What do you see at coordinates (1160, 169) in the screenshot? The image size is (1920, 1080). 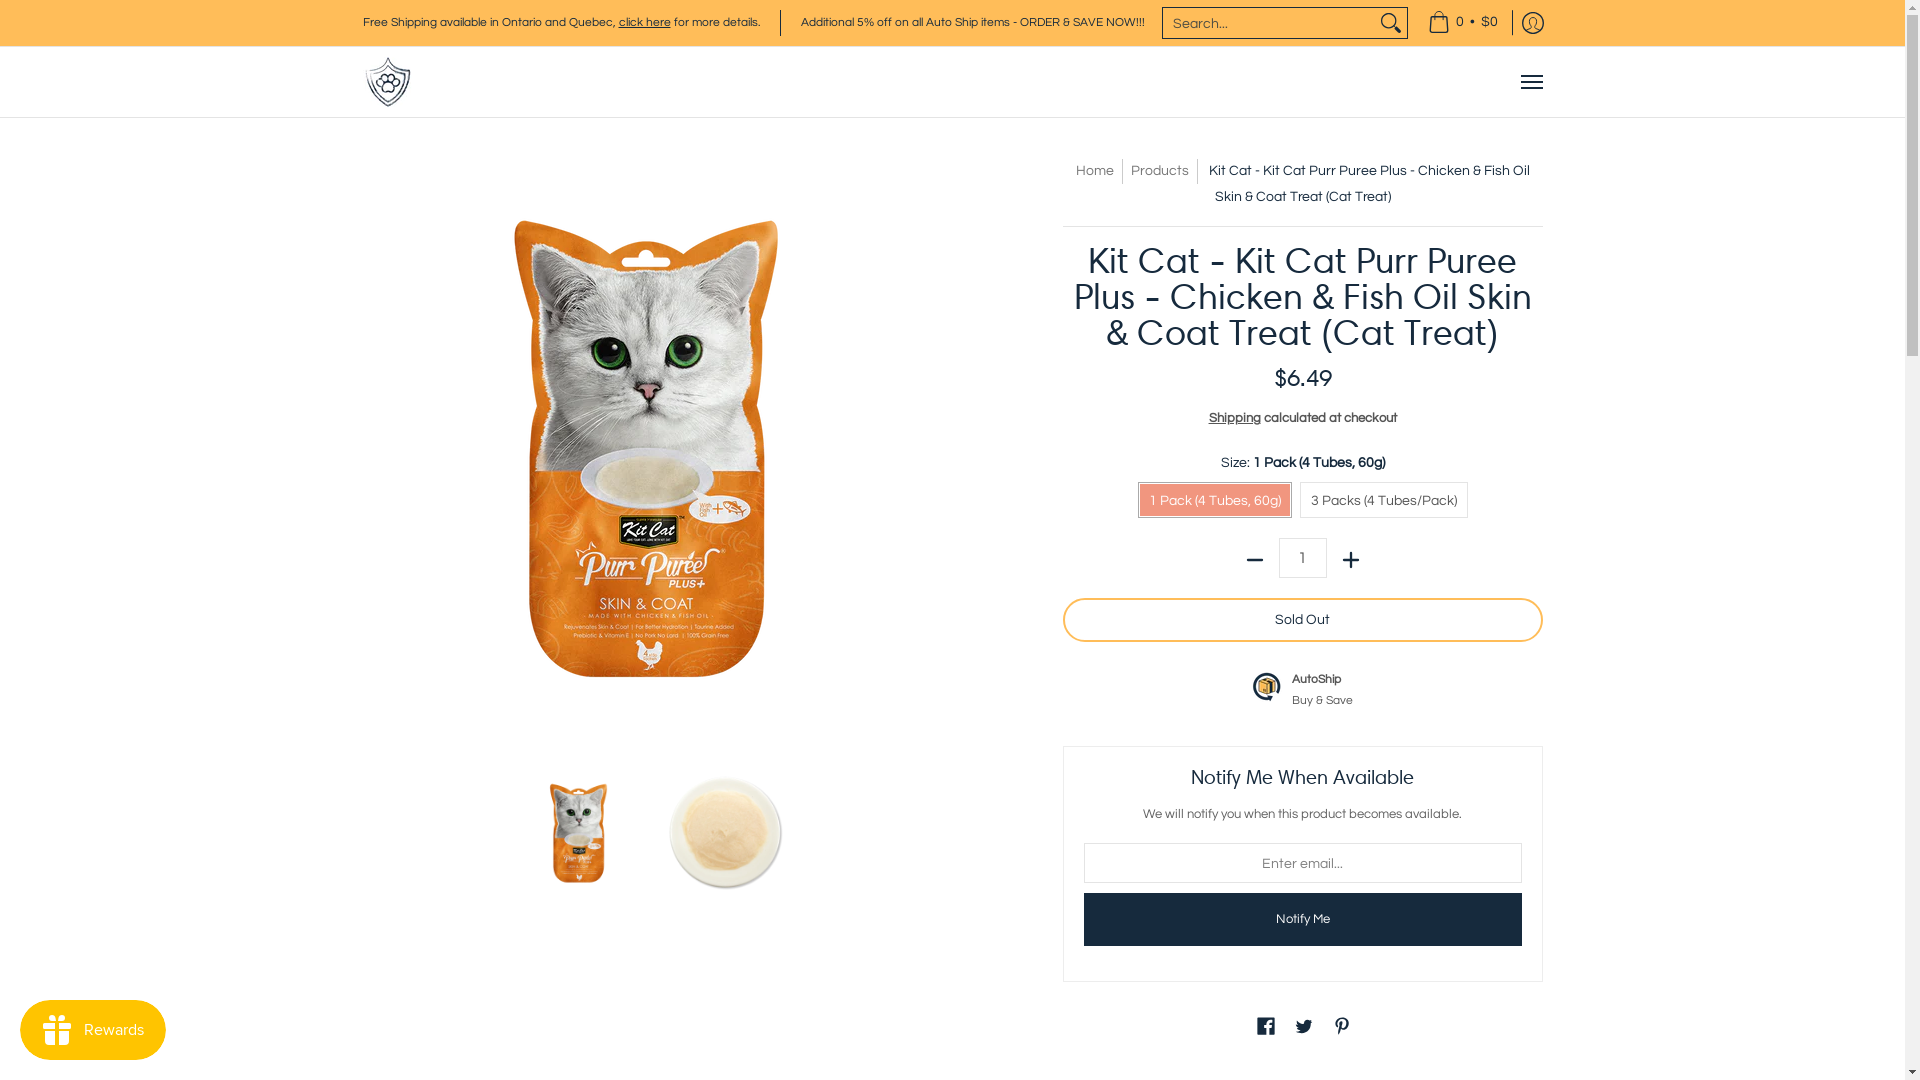 I see `'Products'` at bounding box center [1160, 169].